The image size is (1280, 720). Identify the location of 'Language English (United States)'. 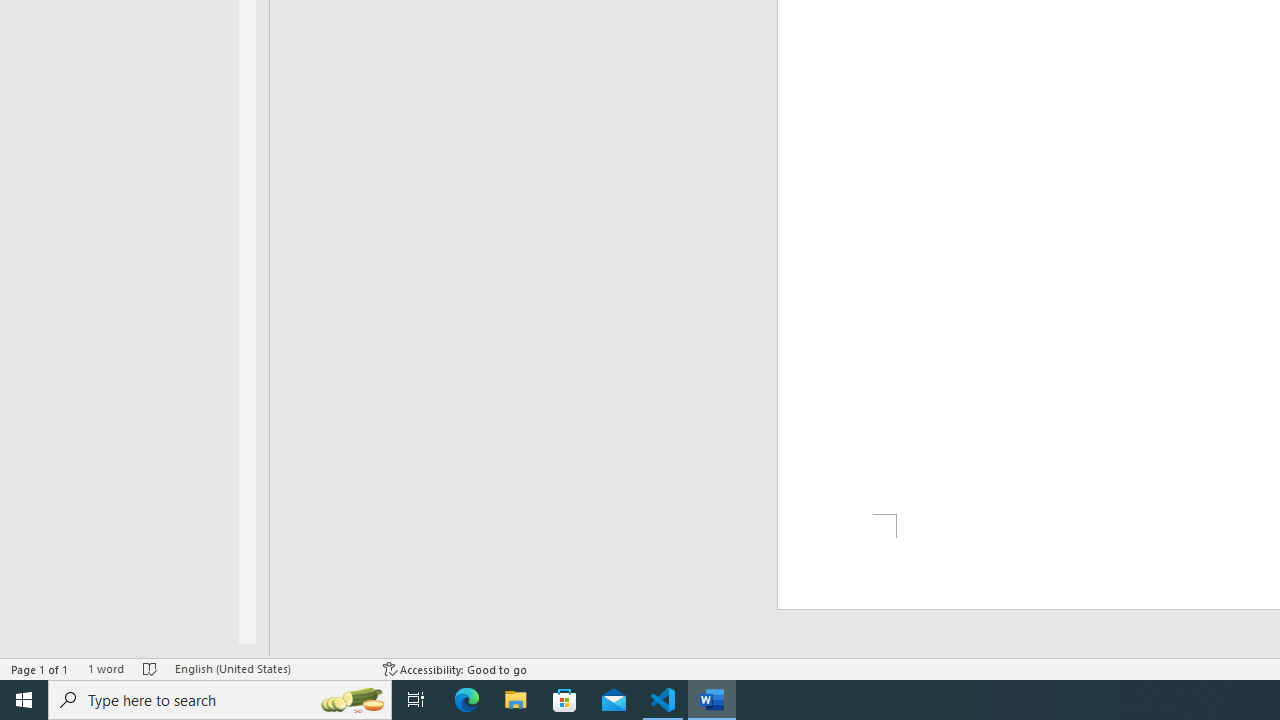
(268, 669).